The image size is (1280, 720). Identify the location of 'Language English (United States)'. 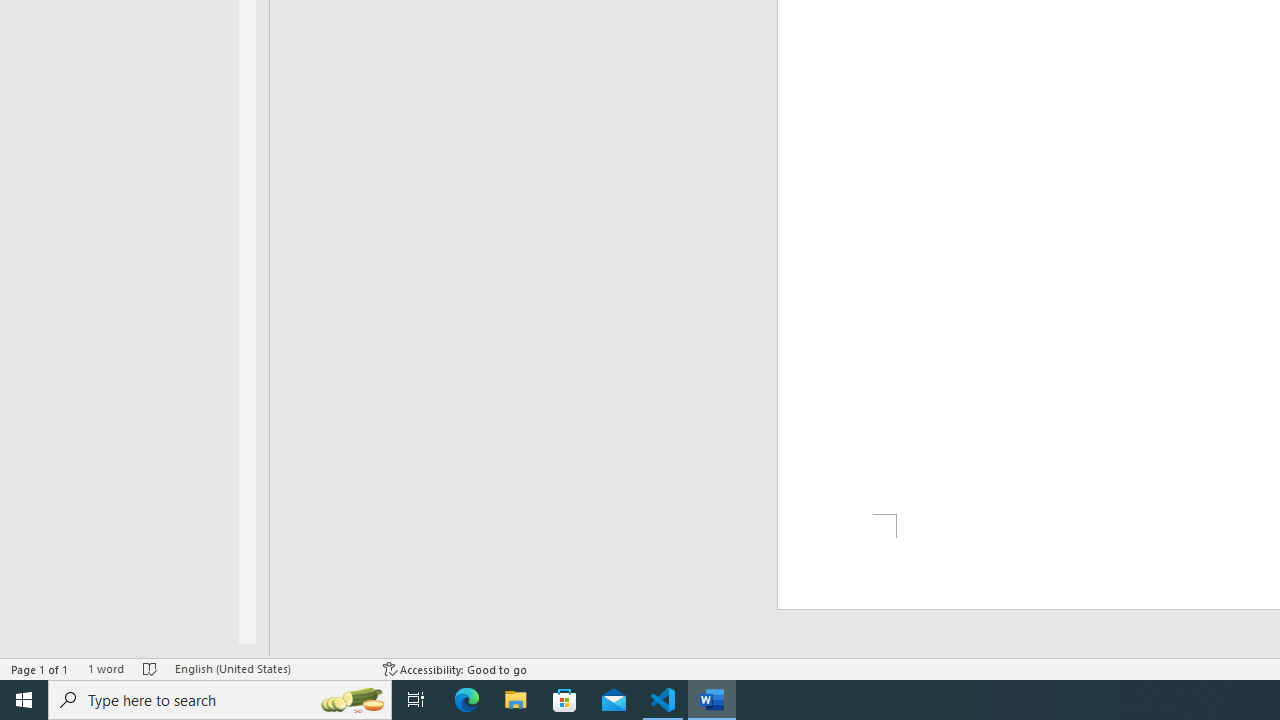
(268, 669).